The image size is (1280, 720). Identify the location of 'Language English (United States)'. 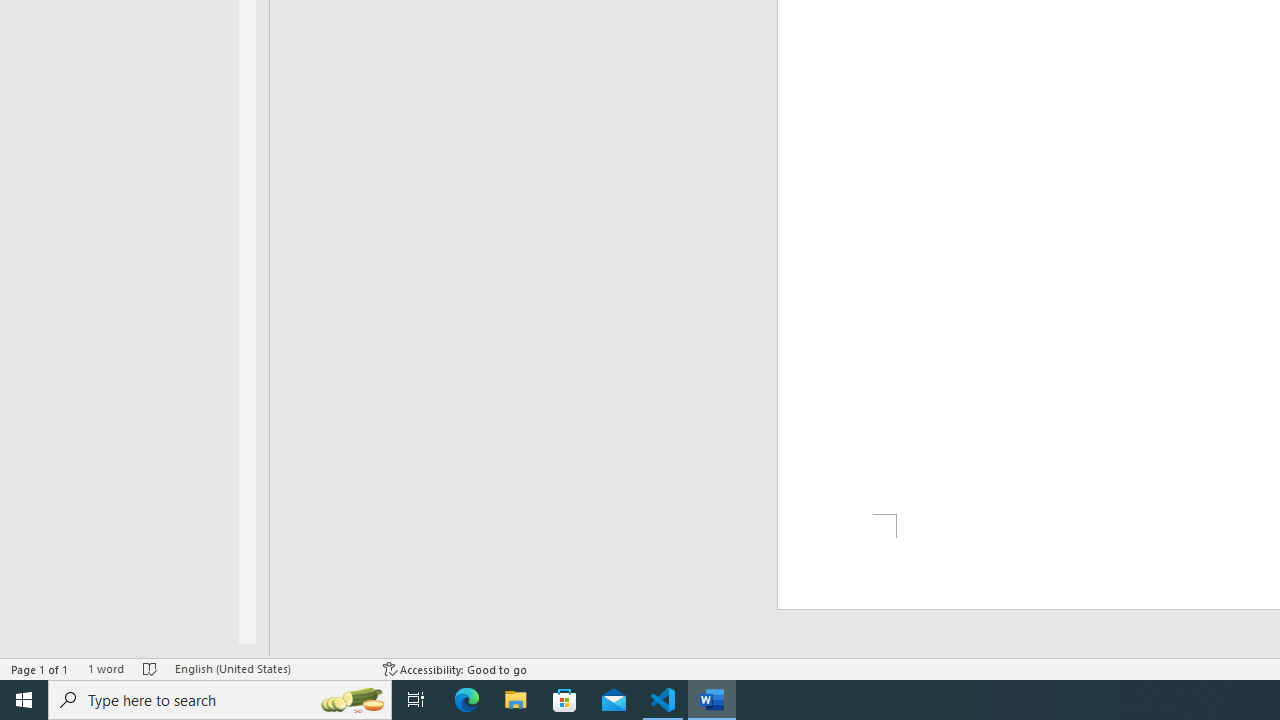
(268, 669).